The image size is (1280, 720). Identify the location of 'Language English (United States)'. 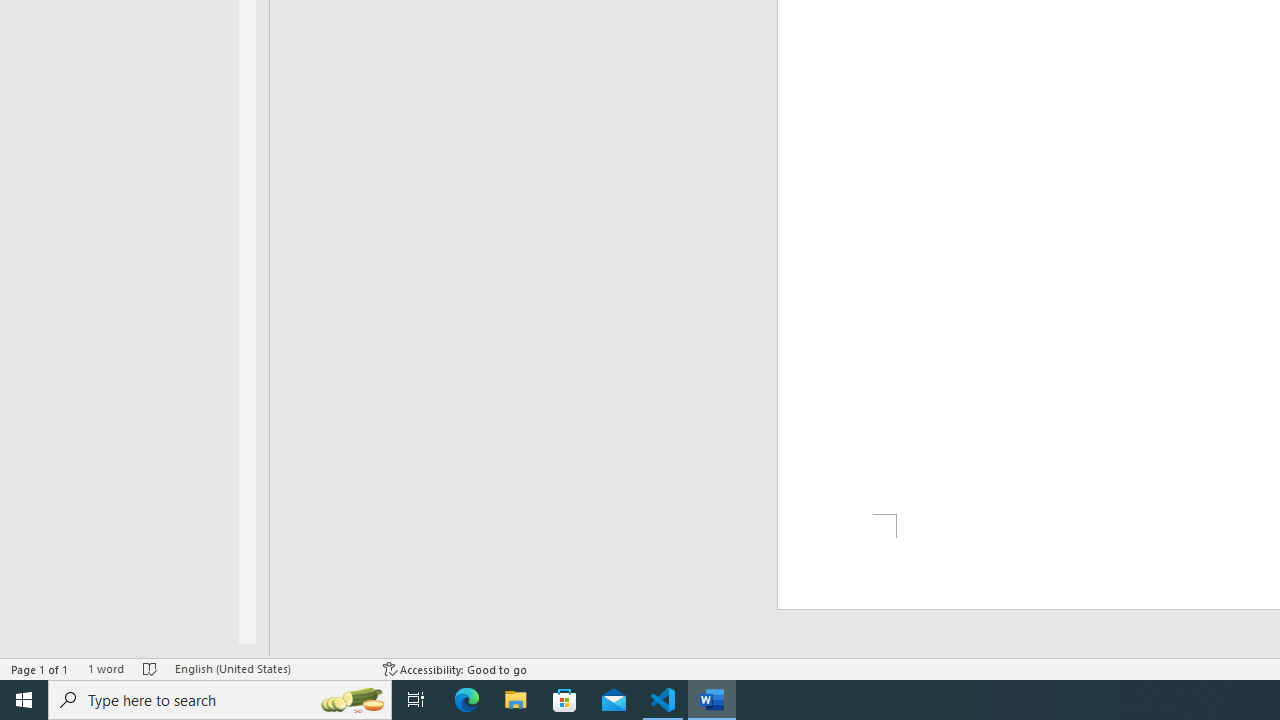
(268, 669).